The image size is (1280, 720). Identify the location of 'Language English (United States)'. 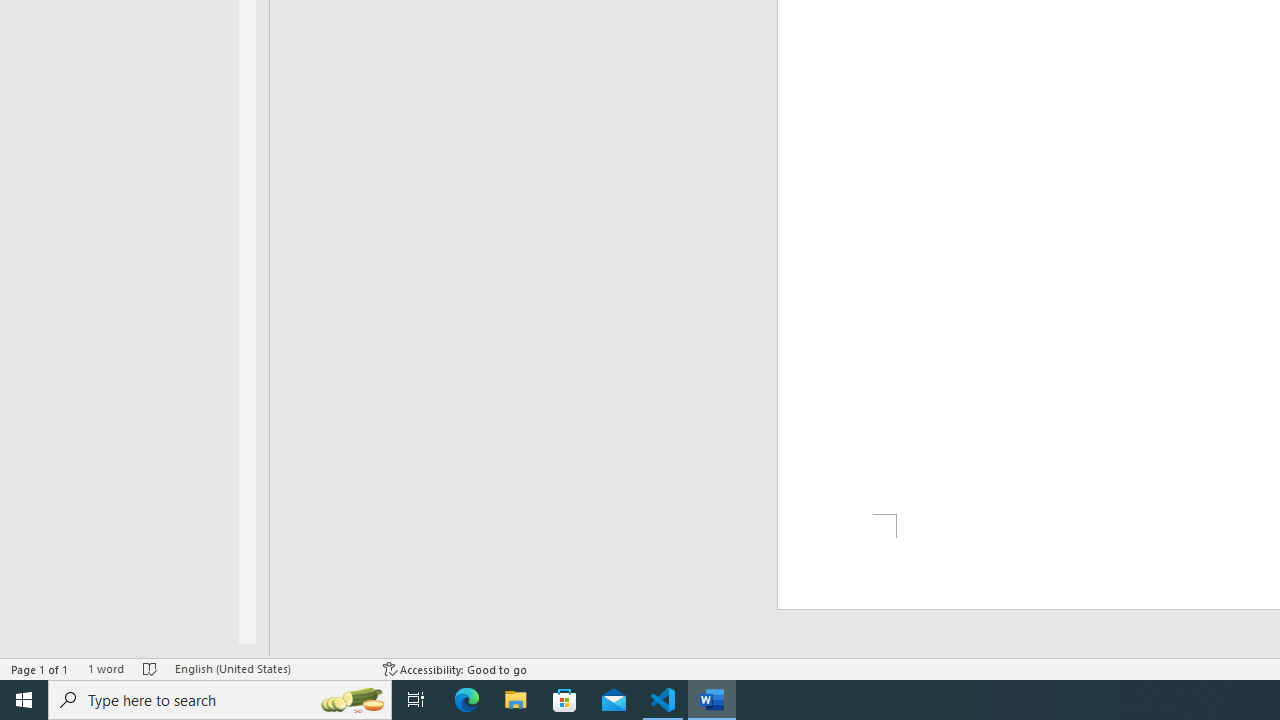
(268, 669).